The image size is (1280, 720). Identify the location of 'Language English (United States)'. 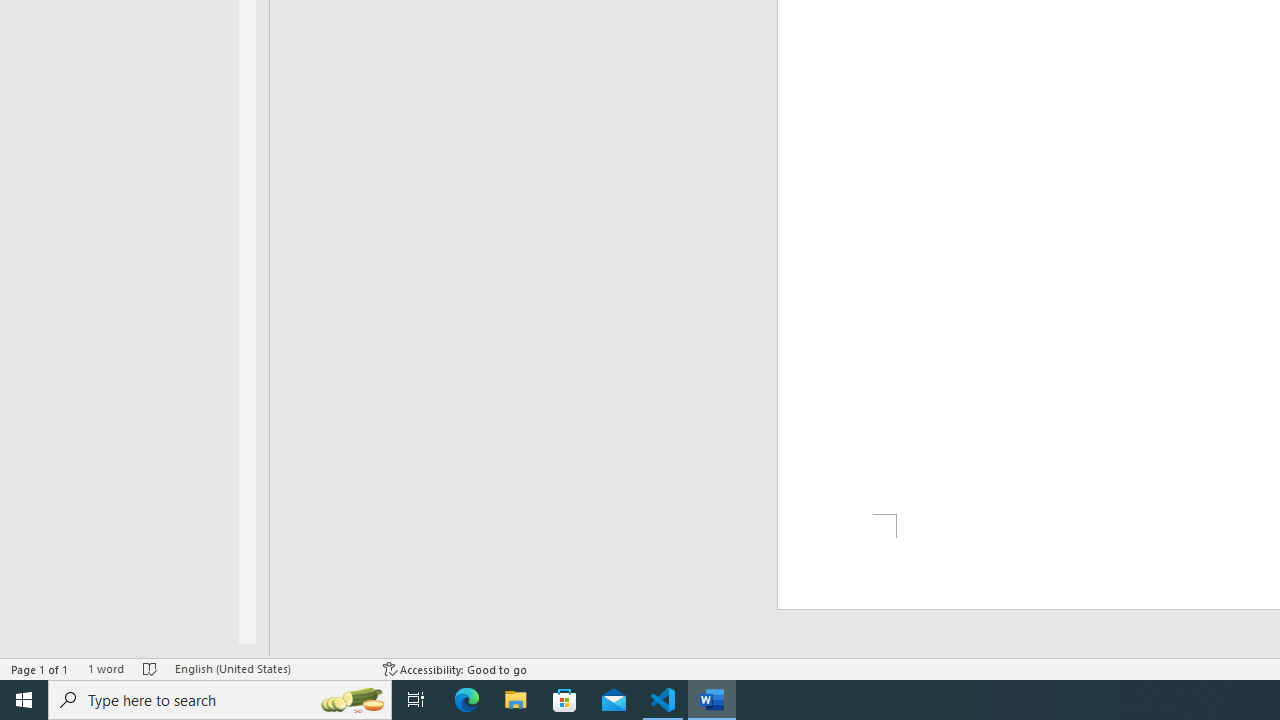
(268, 669).